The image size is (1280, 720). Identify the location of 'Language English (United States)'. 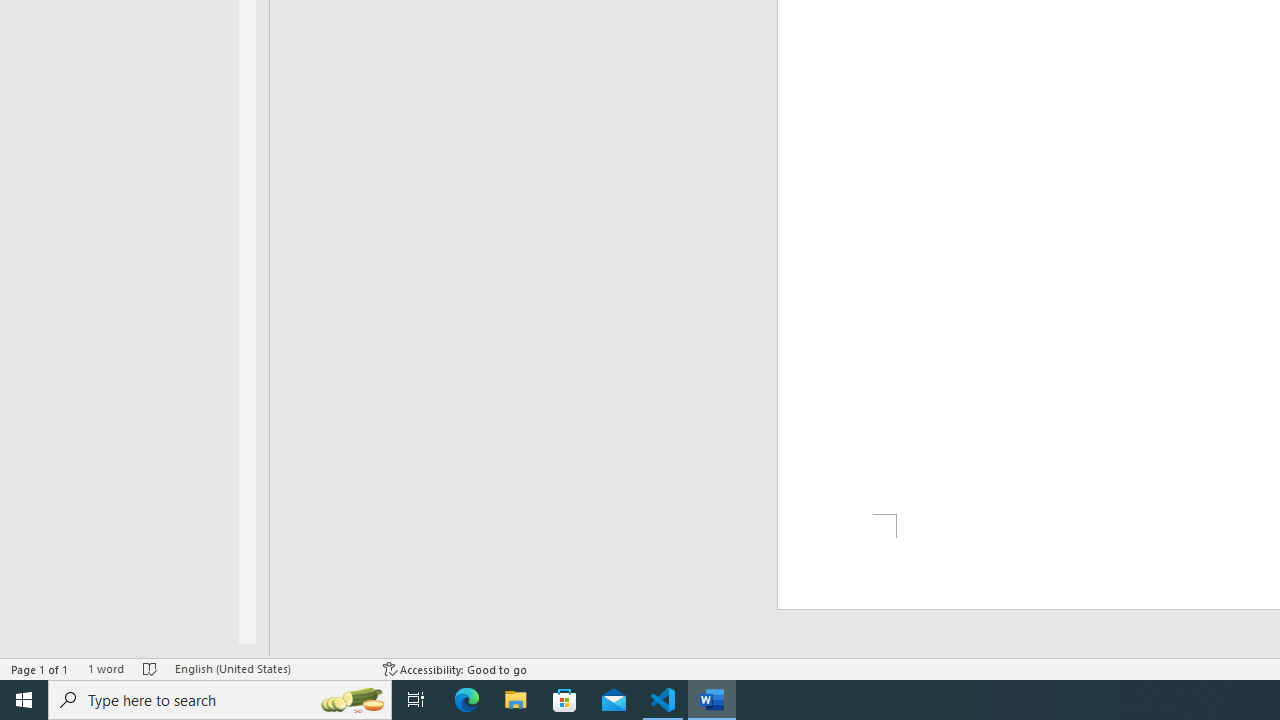
(268, 669).